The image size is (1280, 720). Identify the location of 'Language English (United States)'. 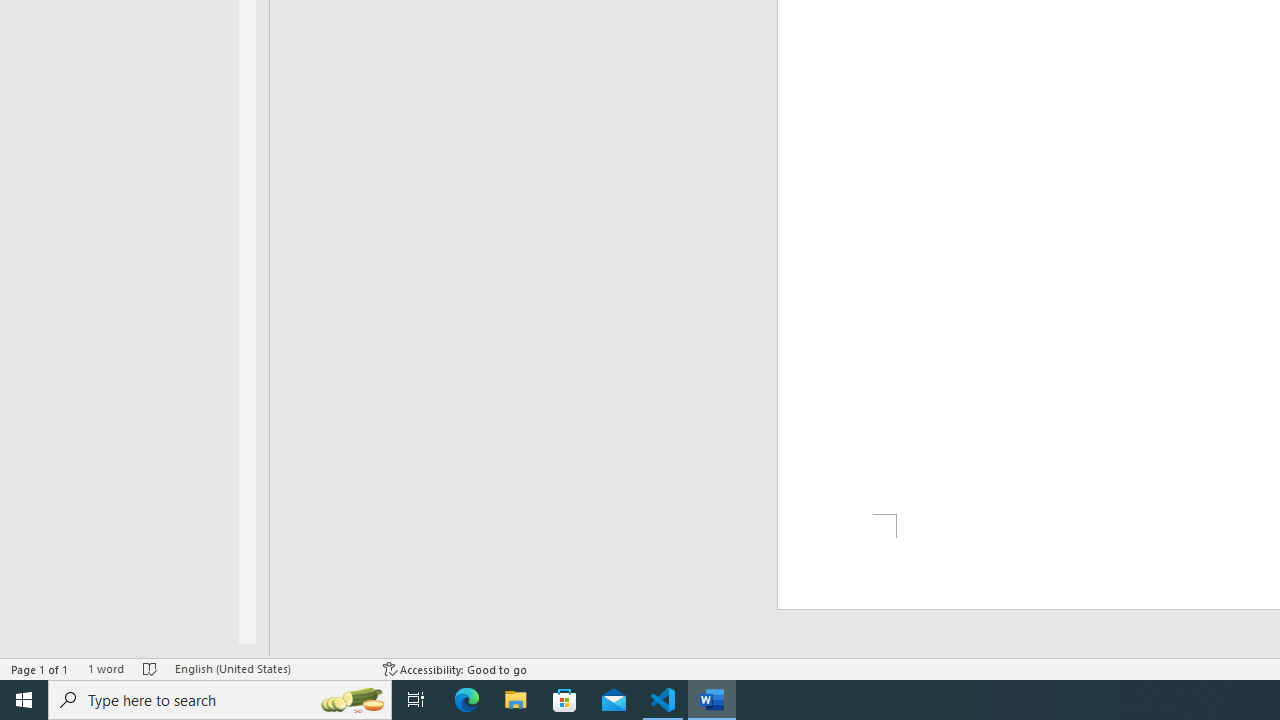
(268, 669).